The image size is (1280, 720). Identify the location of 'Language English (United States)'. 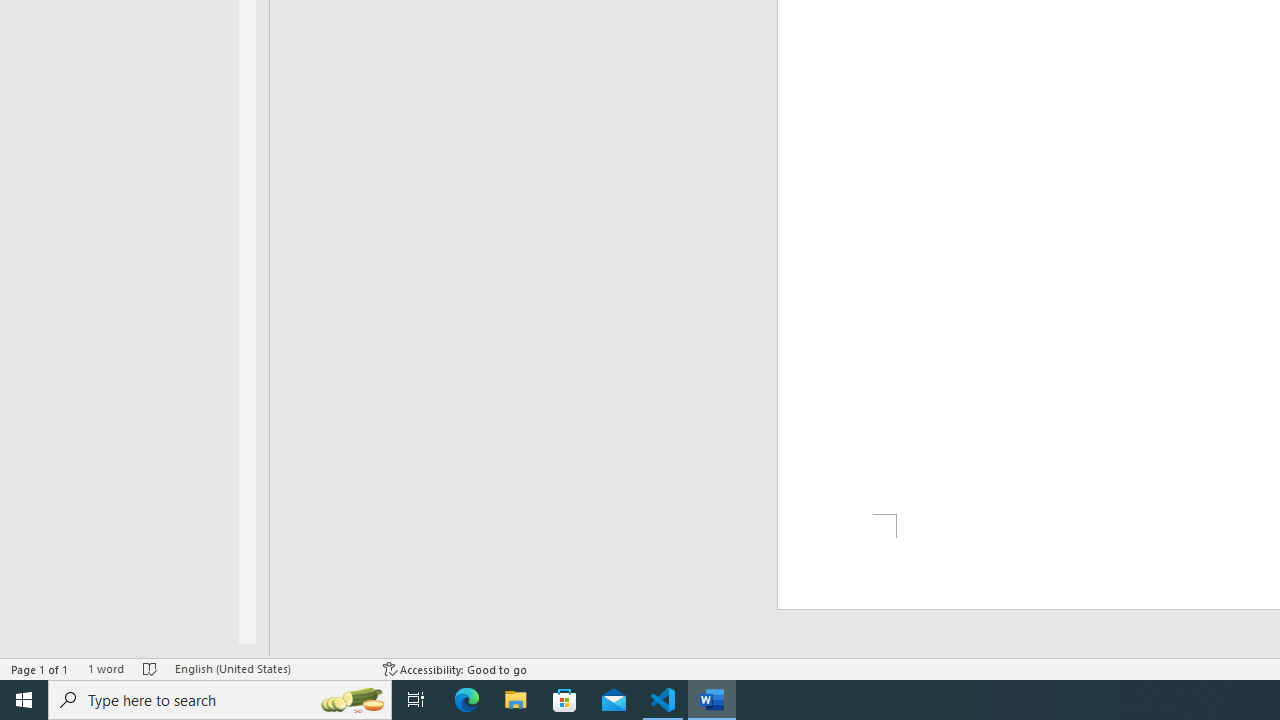
(268, 669).